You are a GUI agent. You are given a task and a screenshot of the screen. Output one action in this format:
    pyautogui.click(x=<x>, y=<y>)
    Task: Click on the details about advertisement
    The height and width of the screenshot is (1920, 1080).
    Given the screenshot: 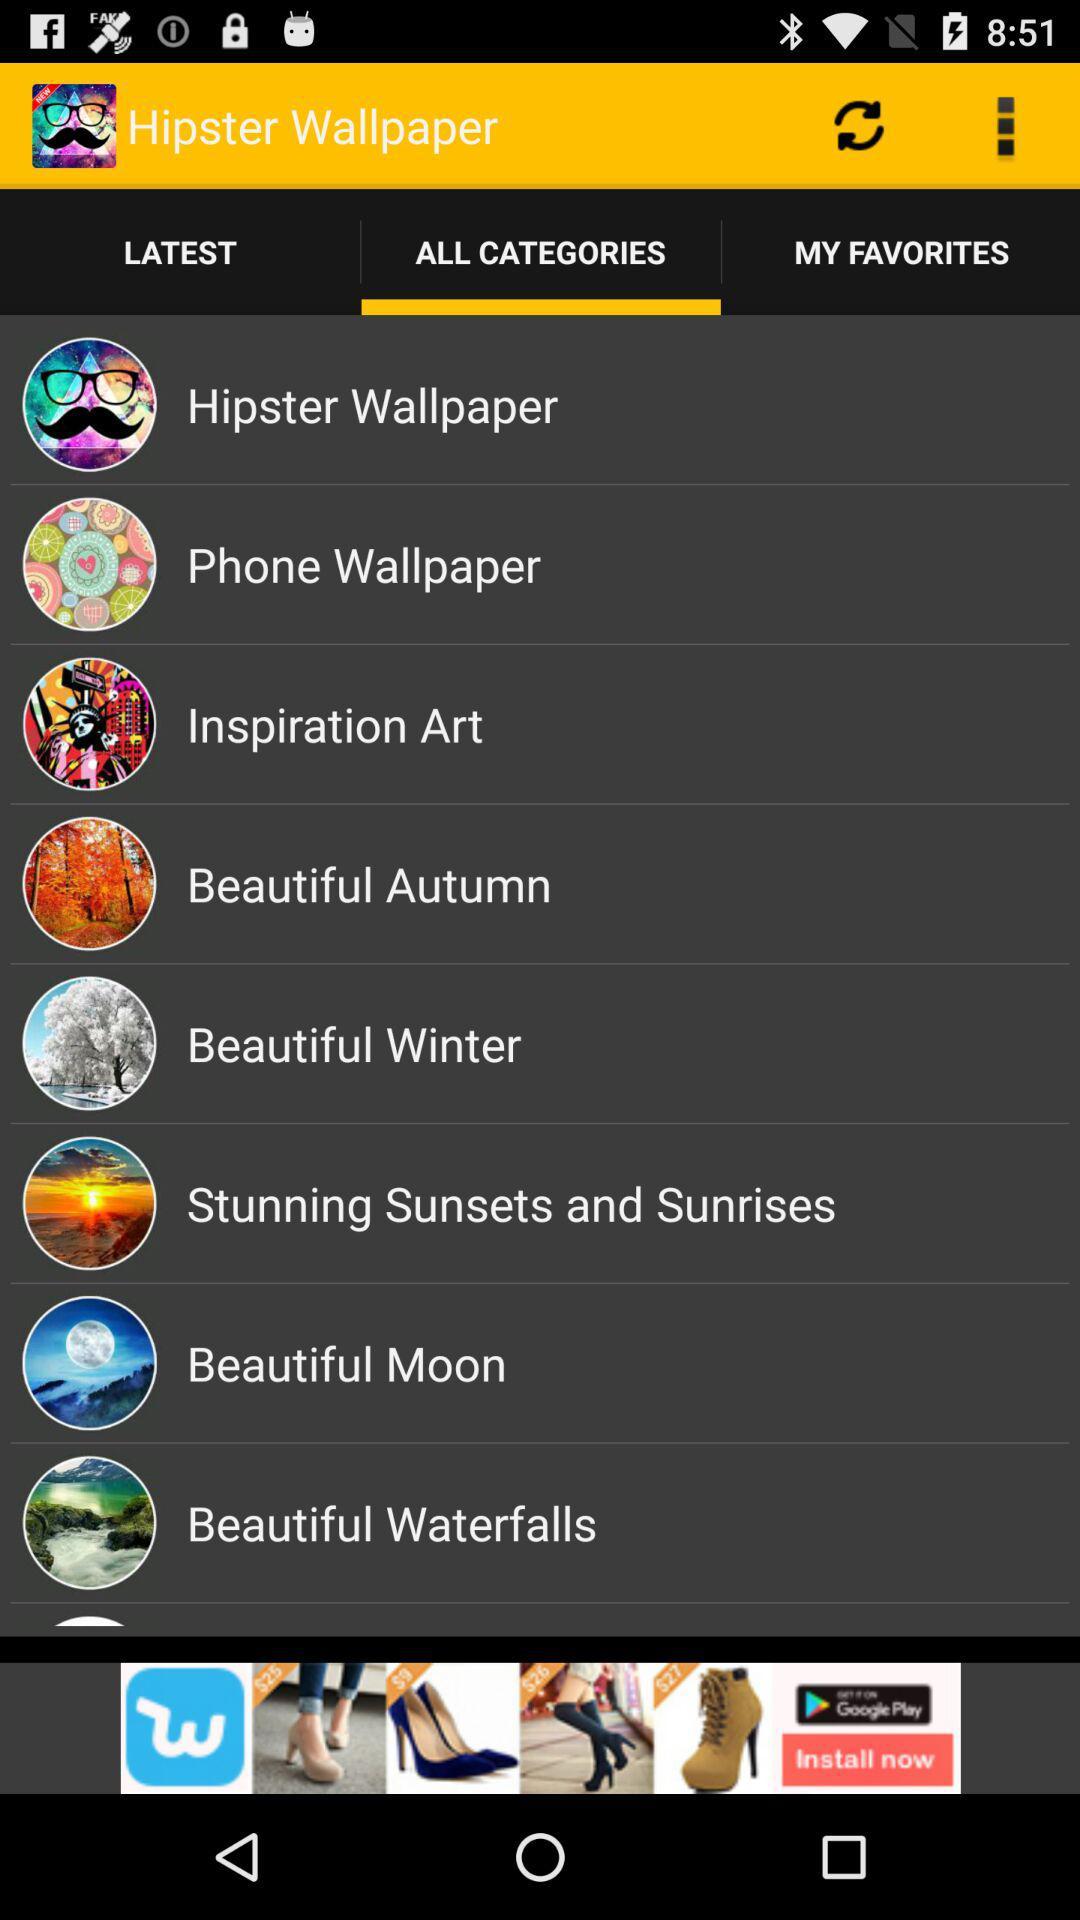 What is the action you would take?
    pyautogui.click(x=540, y=1727)
    